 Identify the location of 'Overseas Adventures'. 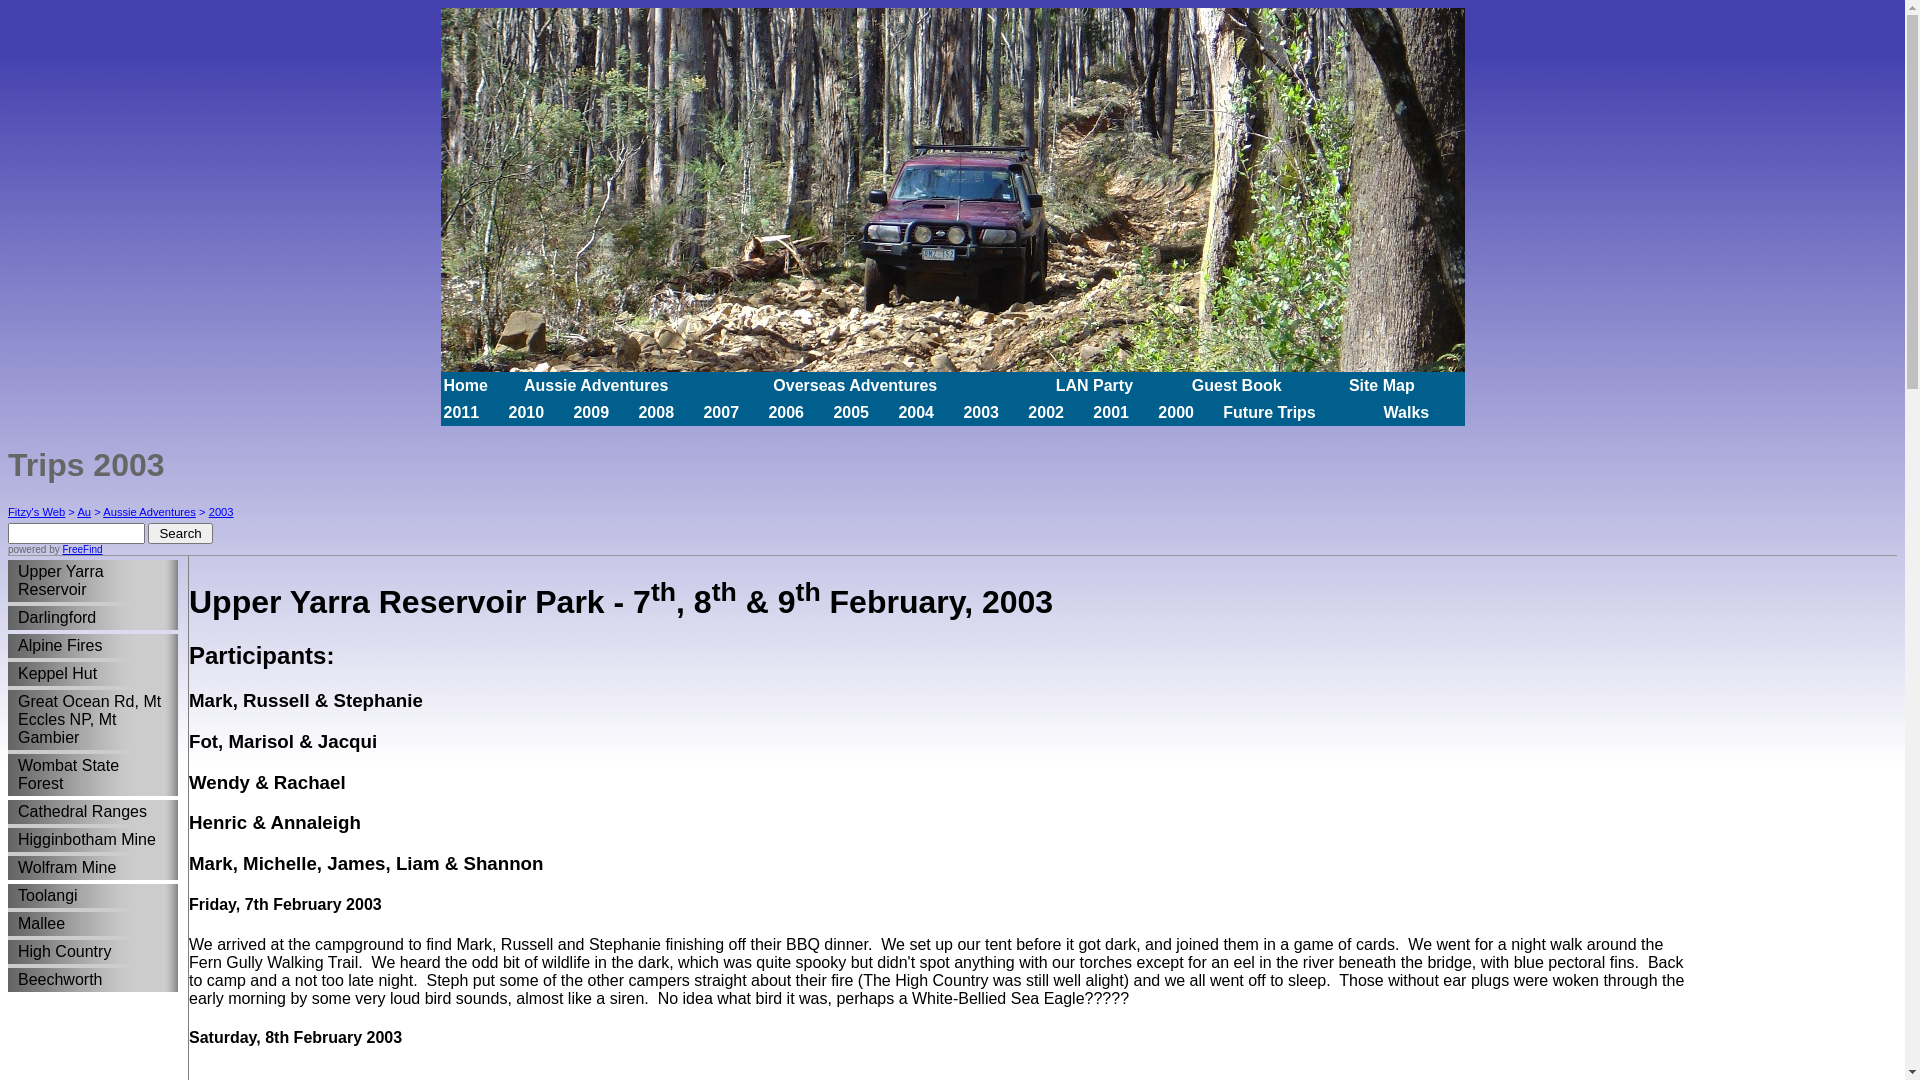
(854, 384).